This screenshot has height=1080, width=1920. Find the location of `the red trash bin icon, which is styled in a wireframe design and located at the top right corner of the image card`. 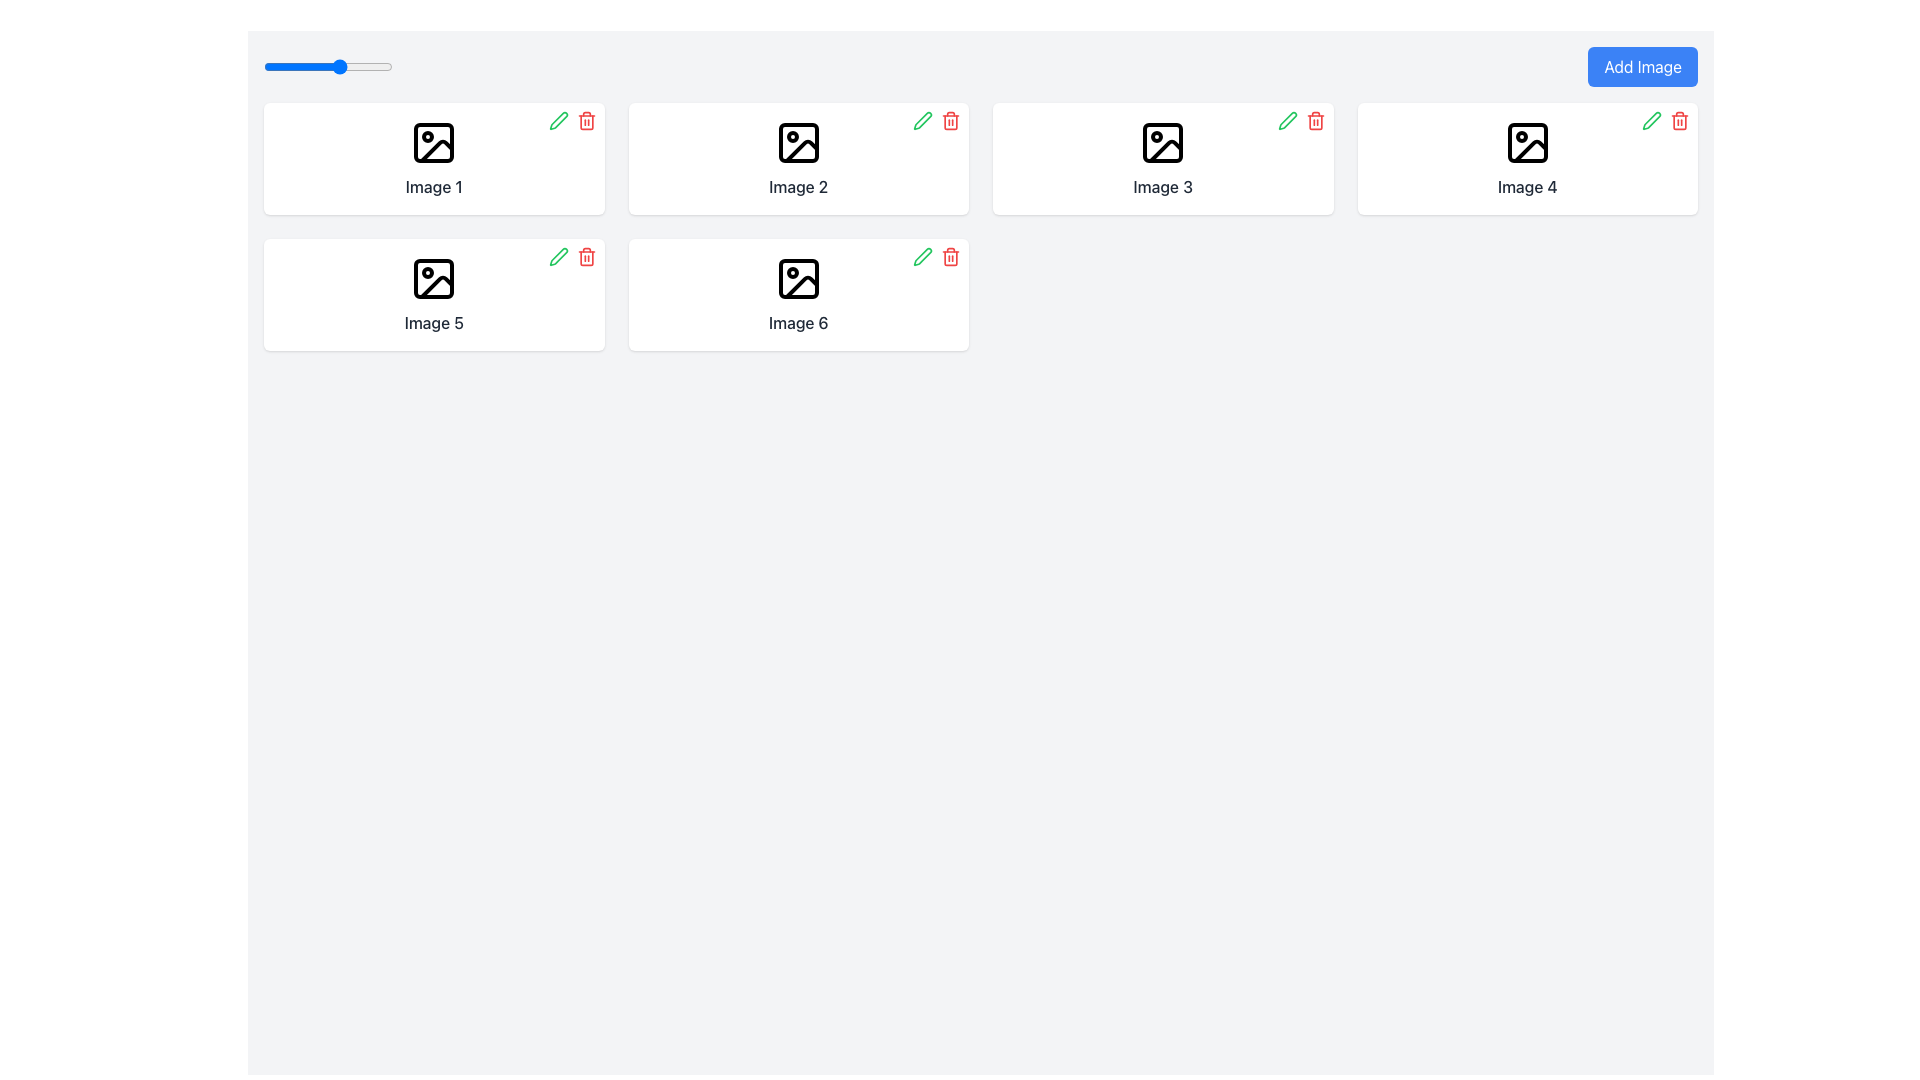

the red trash bin icon, which is styled in a wireframe design and located at the top right corner of the image card is located at coordinates (585, 120).